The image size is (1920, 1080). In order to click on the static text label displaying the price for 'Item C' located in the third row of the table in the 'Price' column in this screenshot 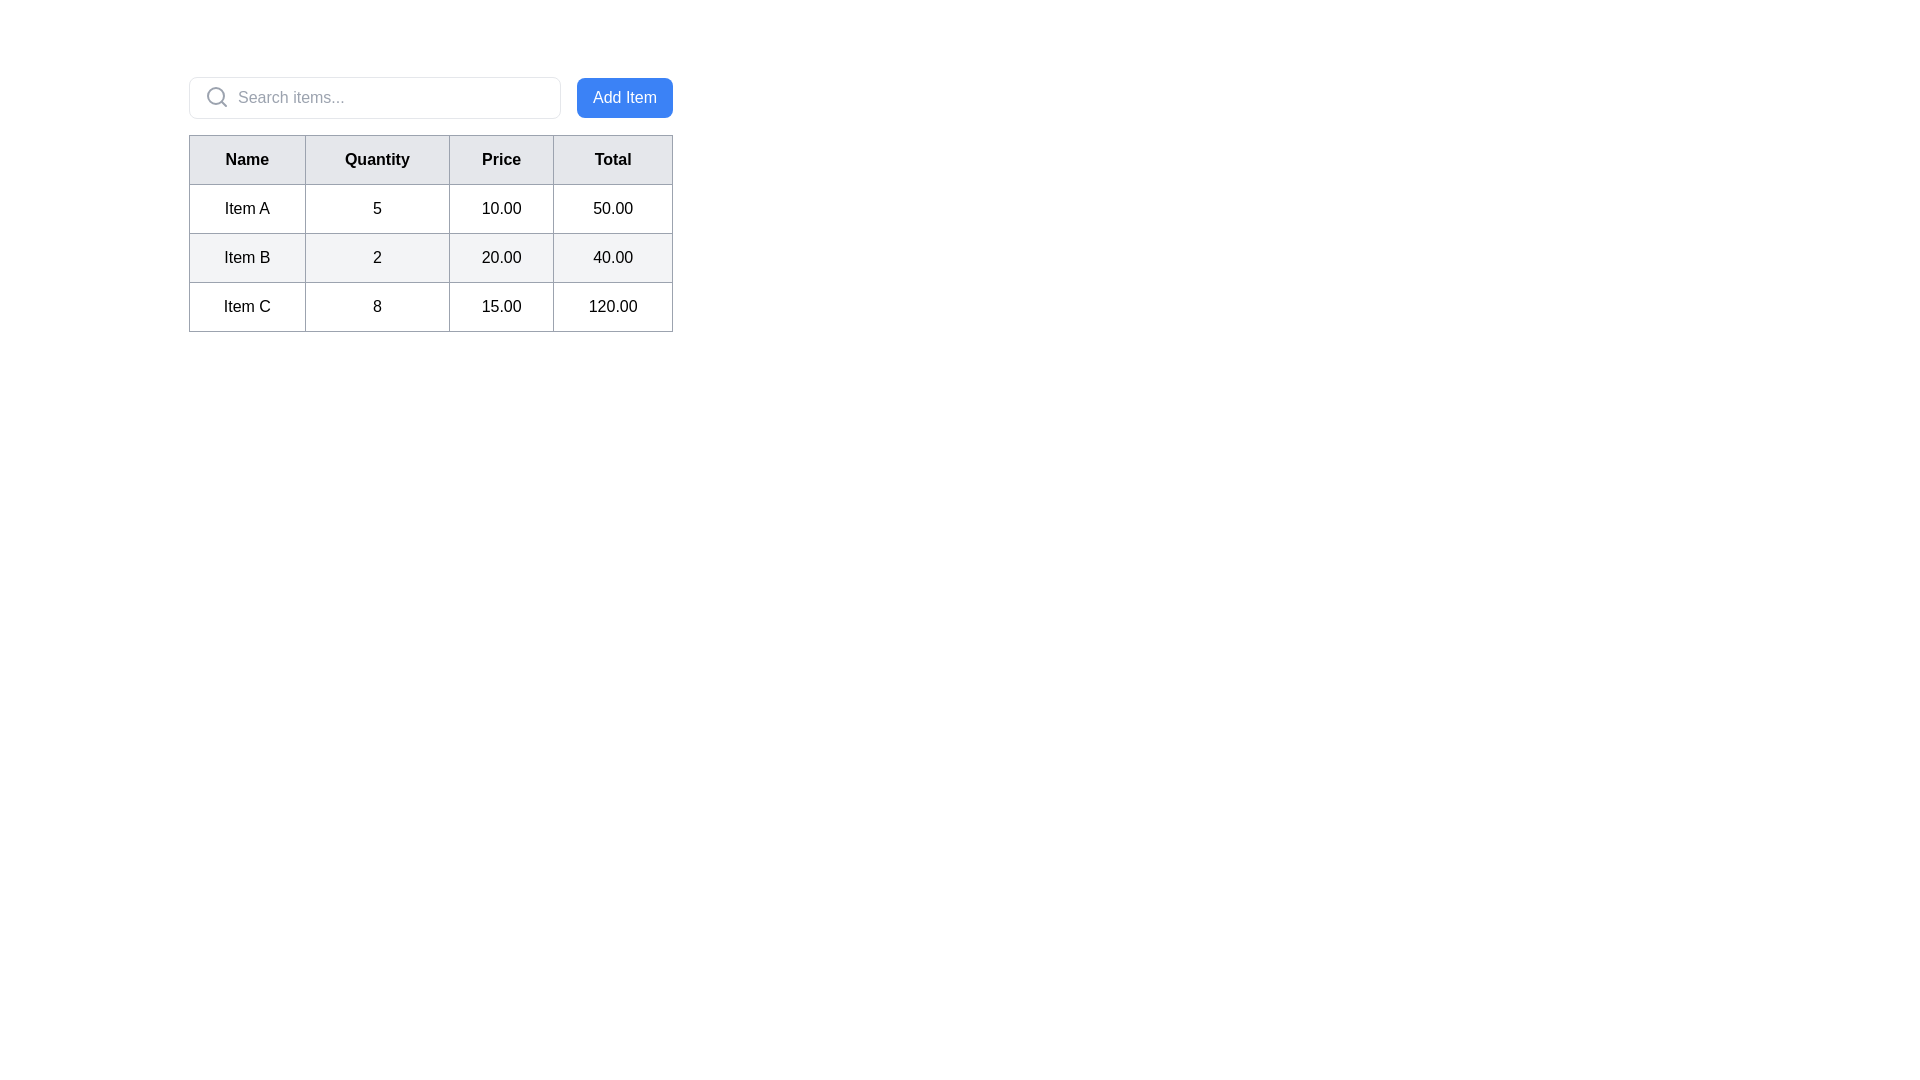, I will do `click(501, 307)`.